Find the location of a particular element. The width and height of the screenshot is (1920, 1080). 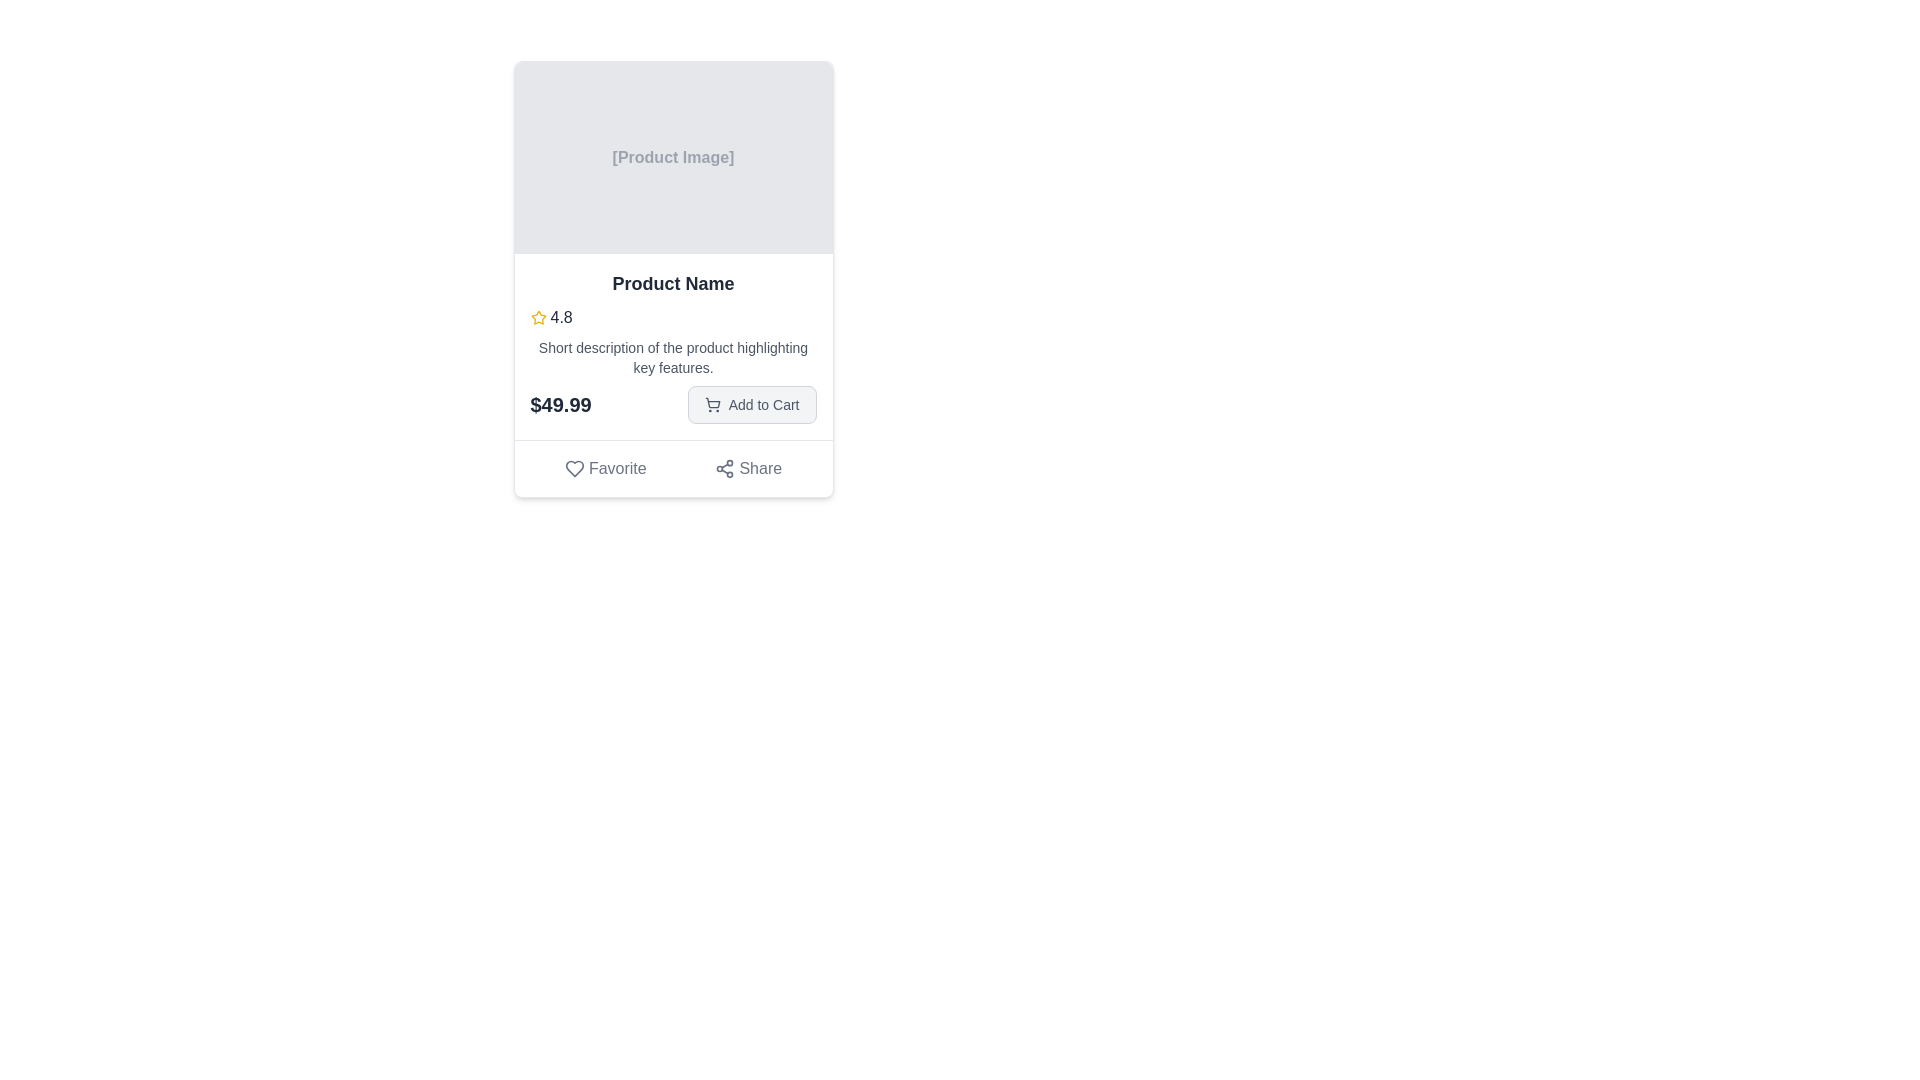

the sharing icon located to the left of the 'Share' text in the bottom right section of the product card layout is located at coordinates (724, 469).